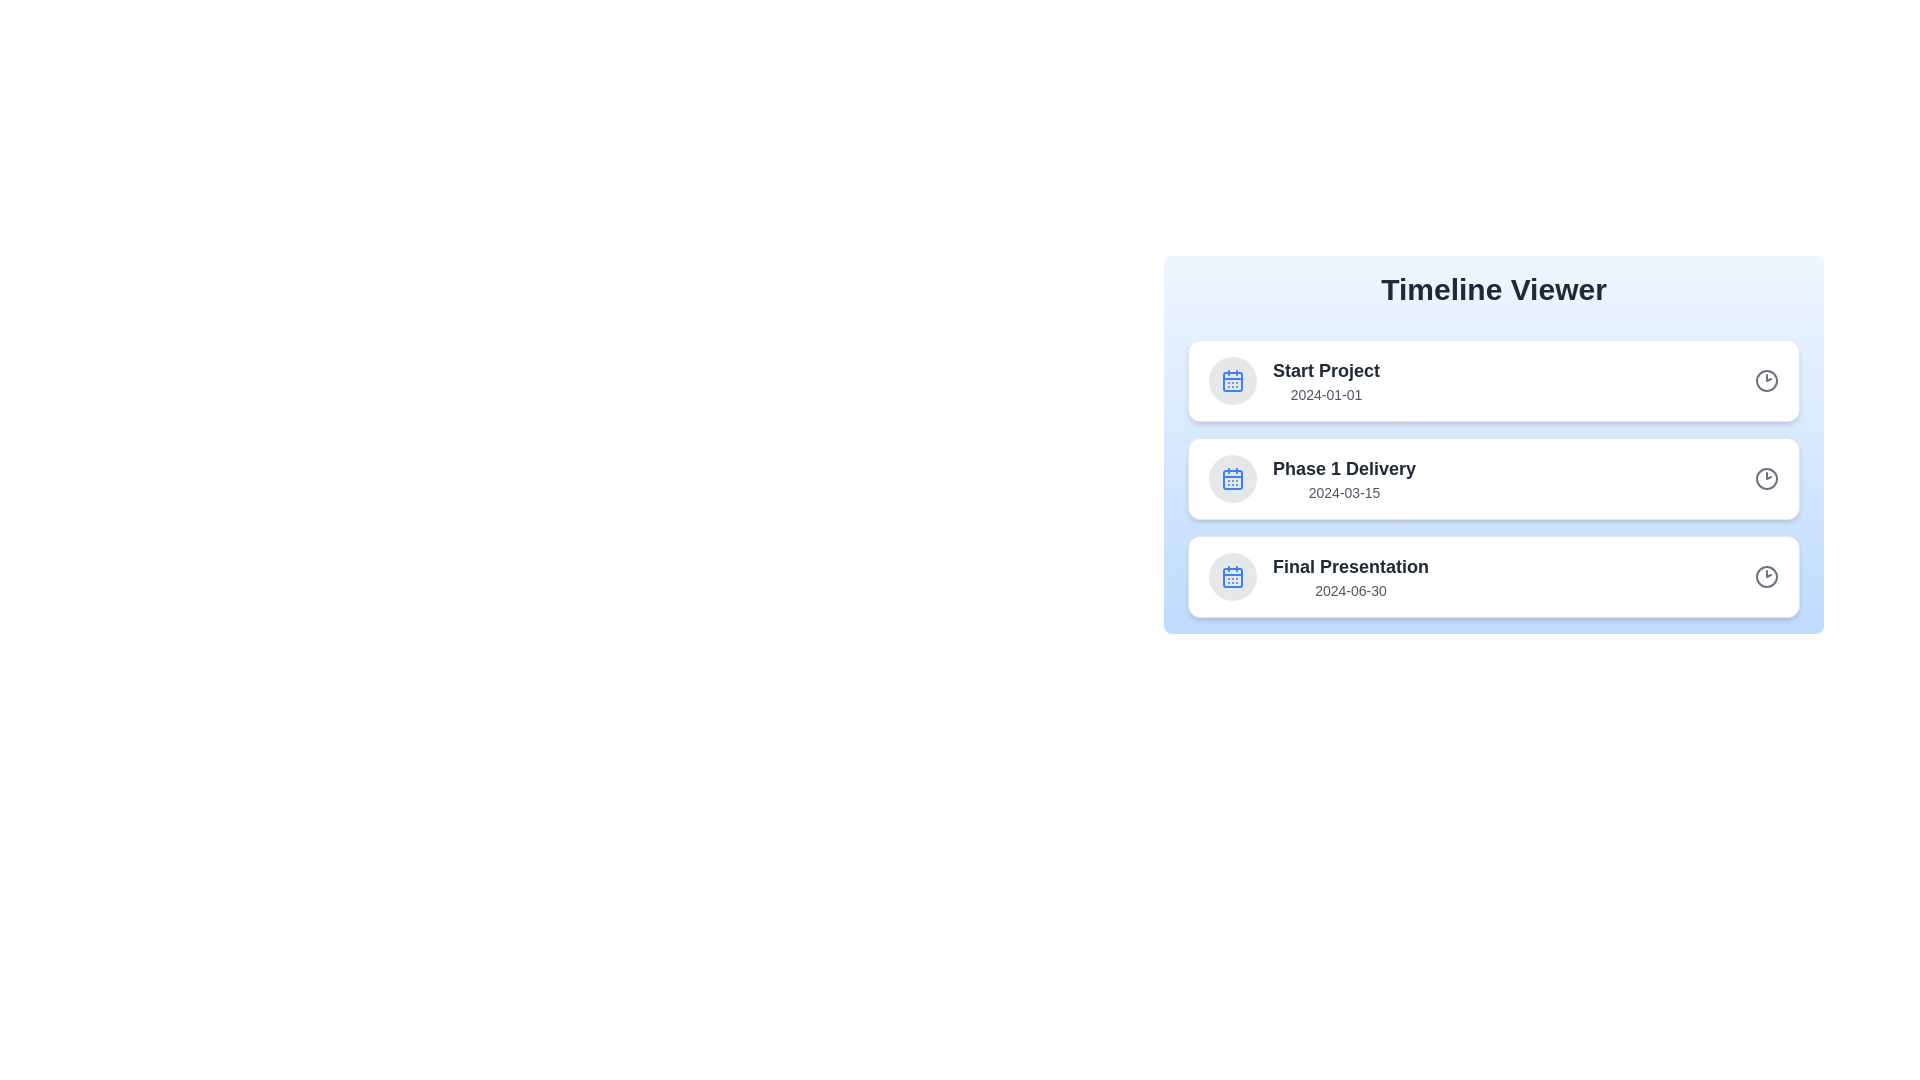 This screenshot has height=1080, width=1920. What do you see at coordinates (1232, 578) in the screenshot?
I see `the calendar icon representing the 'Final Presentation' event dated 2024-06-30, which is the third icon in the vertical list within the 'Timeline Viewer' section` at bounding box center [1232, 578].